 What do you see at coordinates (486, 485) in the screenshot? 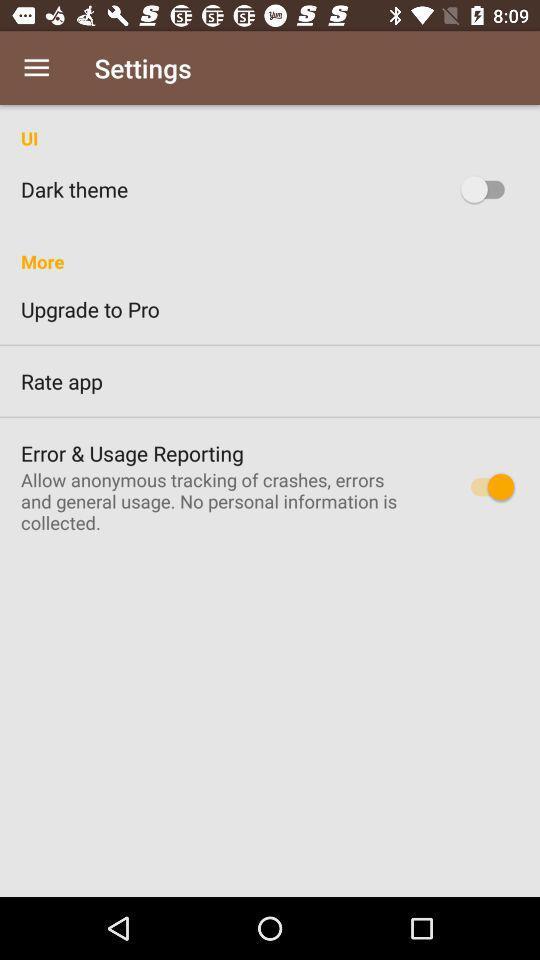
I see `switch error and usage reporting on and off` at bounding box center [486, 485].